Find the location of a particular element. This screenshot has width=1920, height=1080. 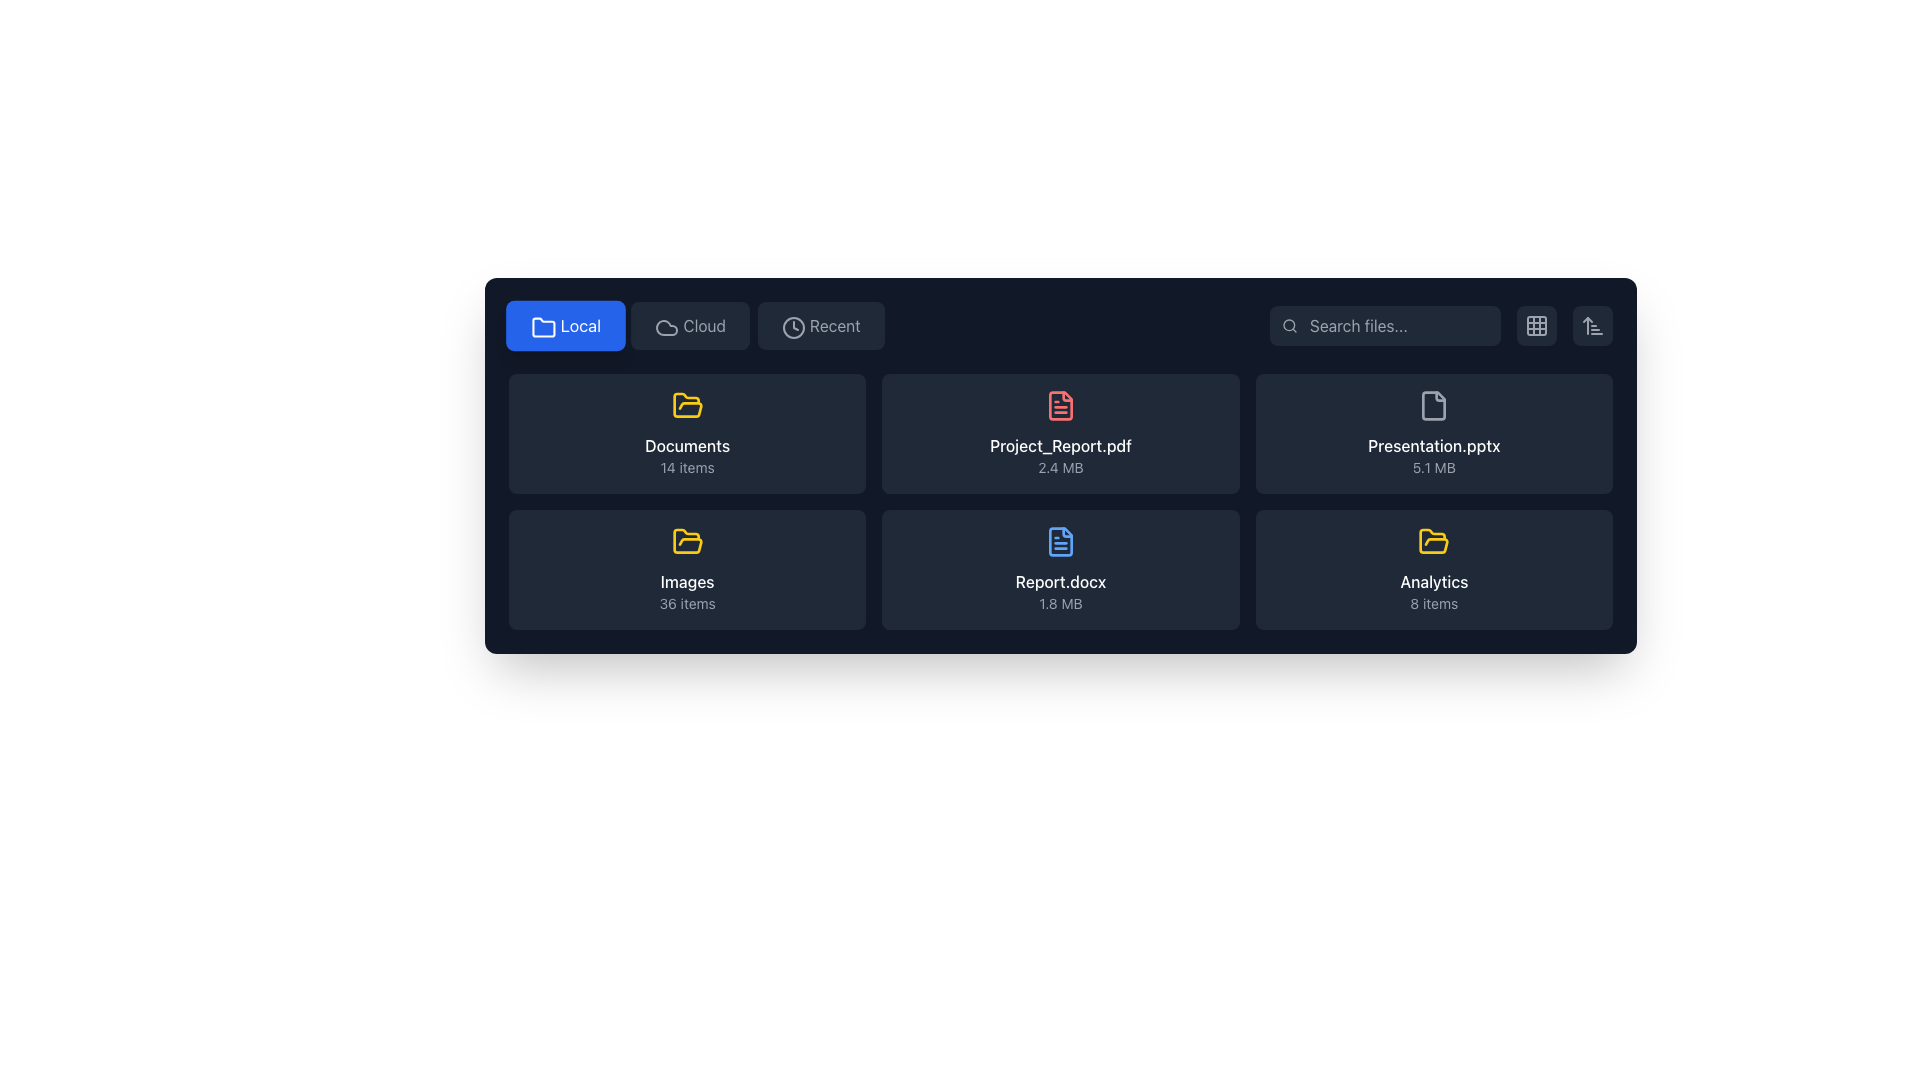

the folder icon located in the first column of the first row within the 'Documents' card, which serves as a visual indicator for related data is located at coordinates (1433, 541).